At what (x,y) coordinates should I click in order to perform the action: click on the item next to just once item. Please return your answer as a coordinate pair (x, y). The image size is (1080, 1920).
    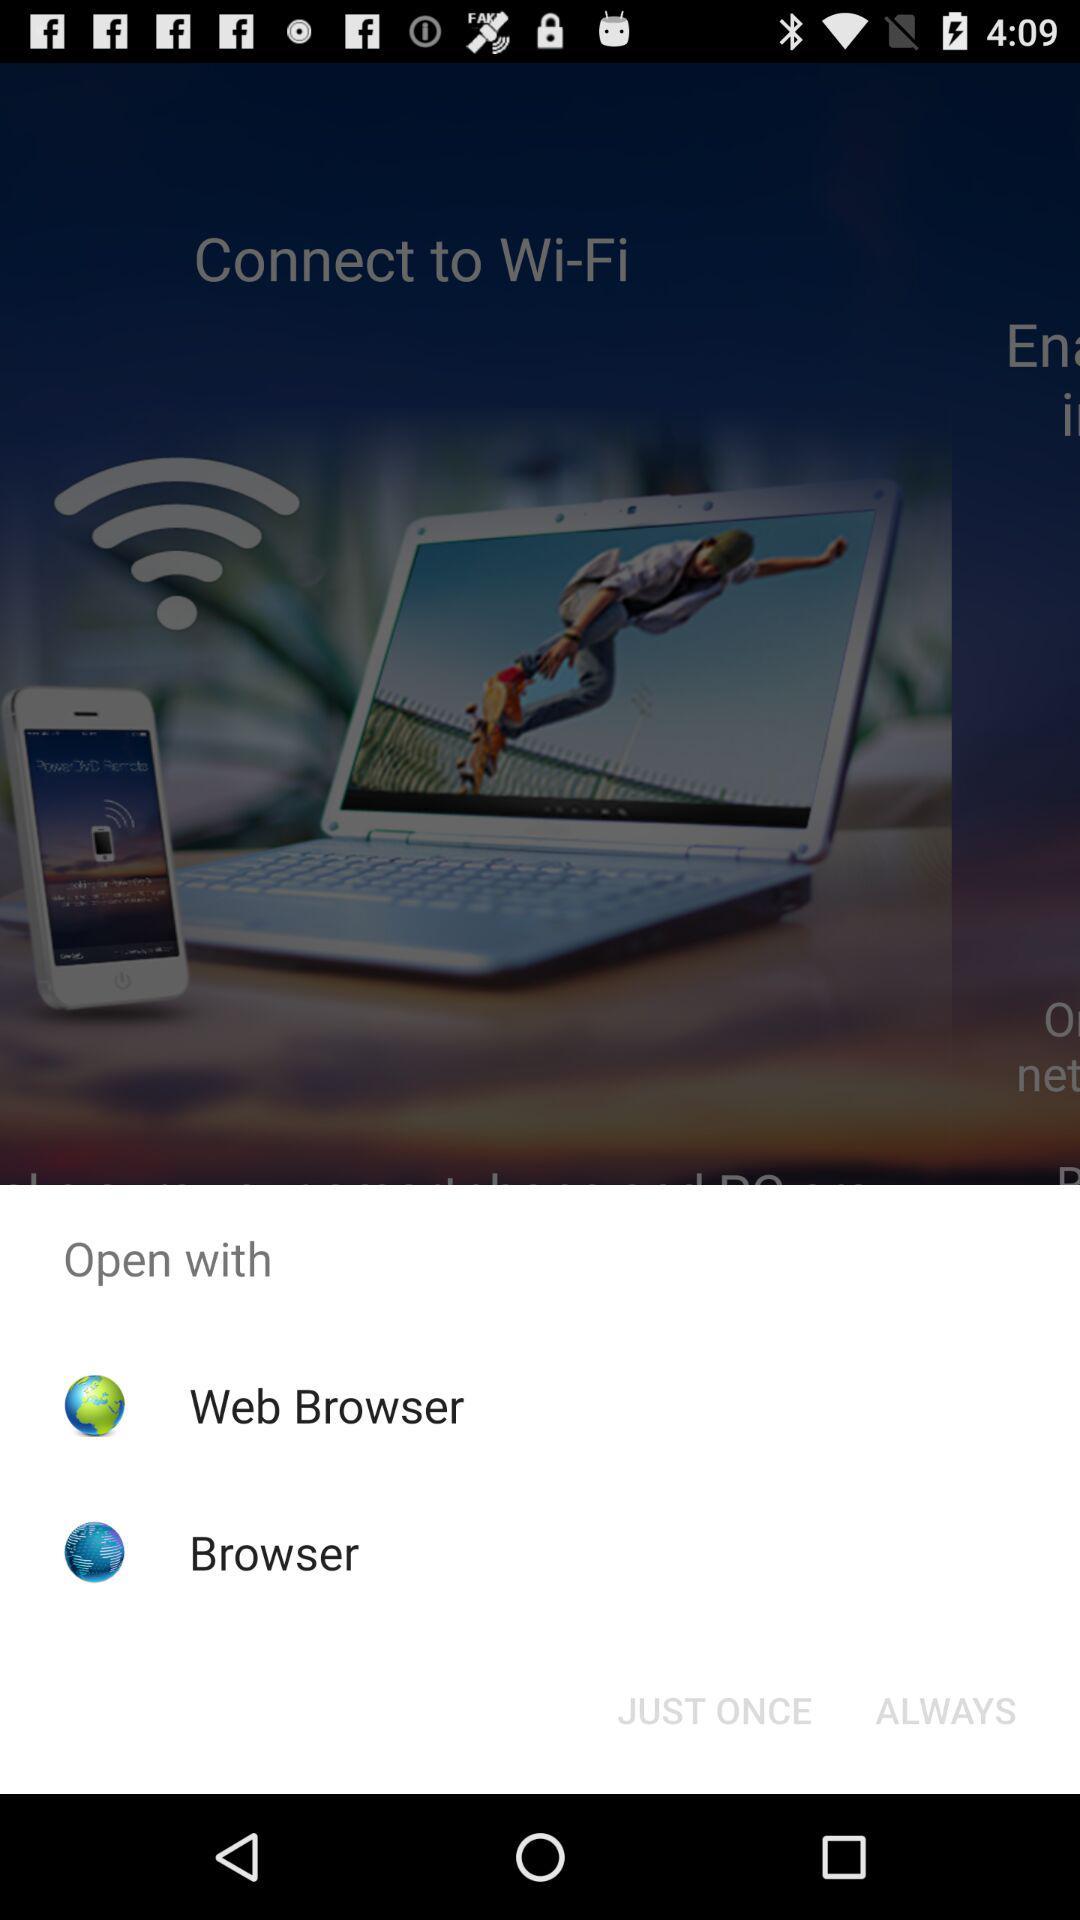
    Looking at the image, I should click on (945, 1708).